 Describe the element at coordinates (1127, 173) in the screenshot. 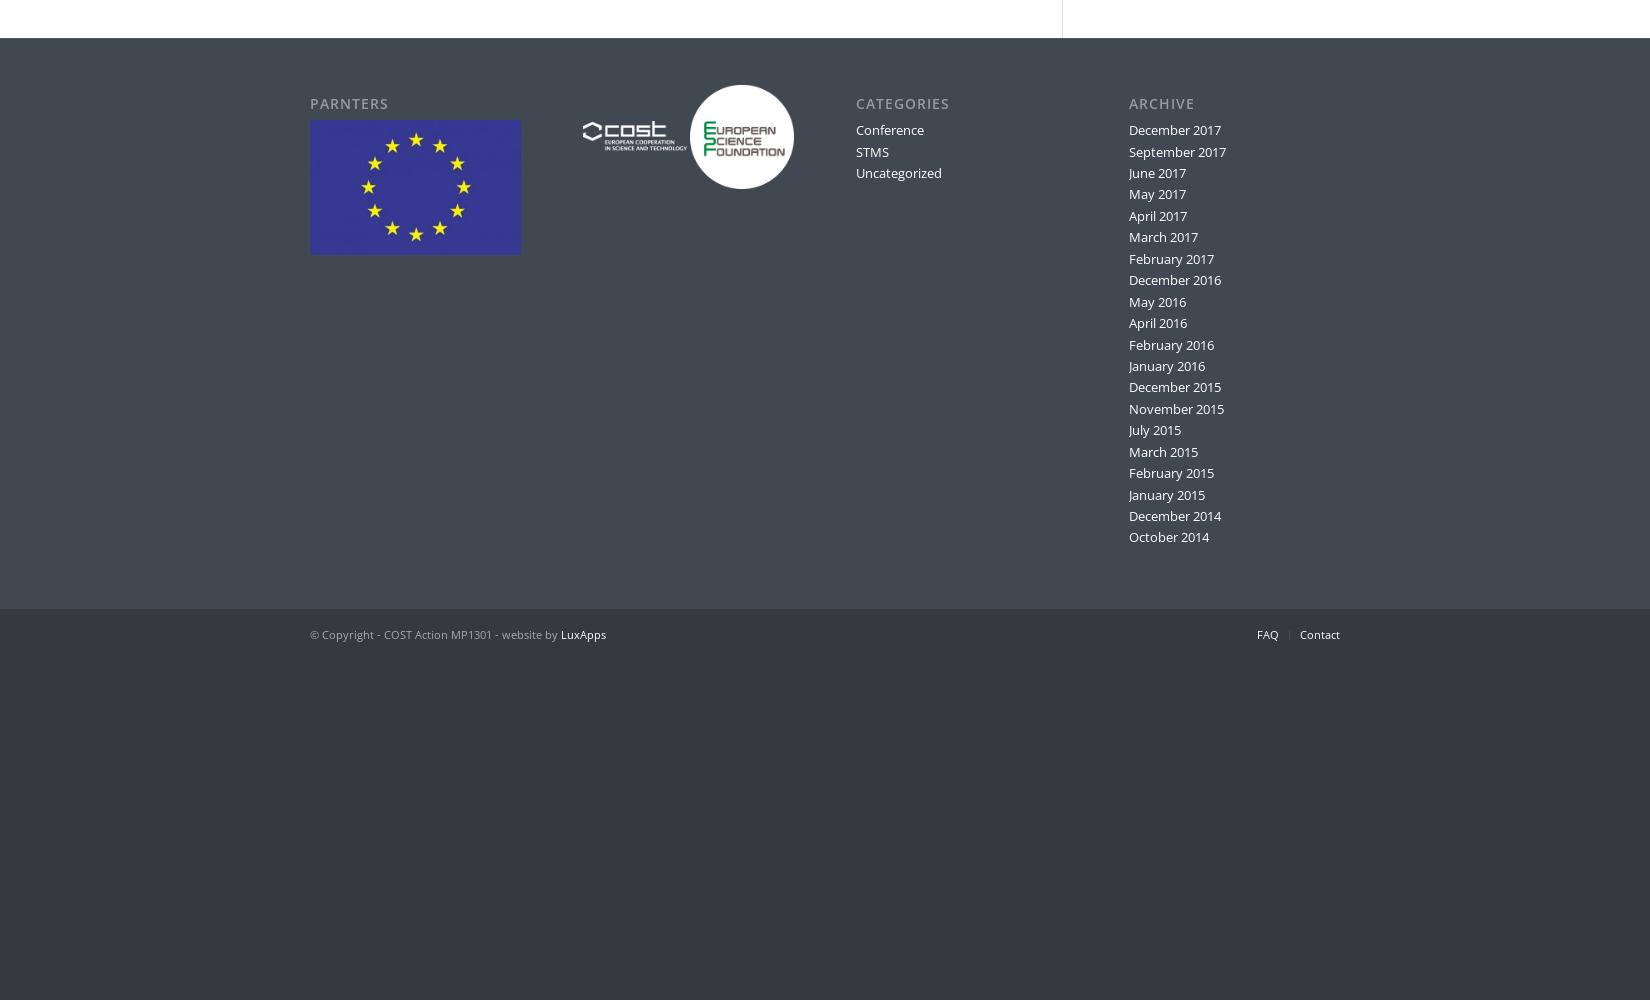

I see `'June 2017'` at that location.